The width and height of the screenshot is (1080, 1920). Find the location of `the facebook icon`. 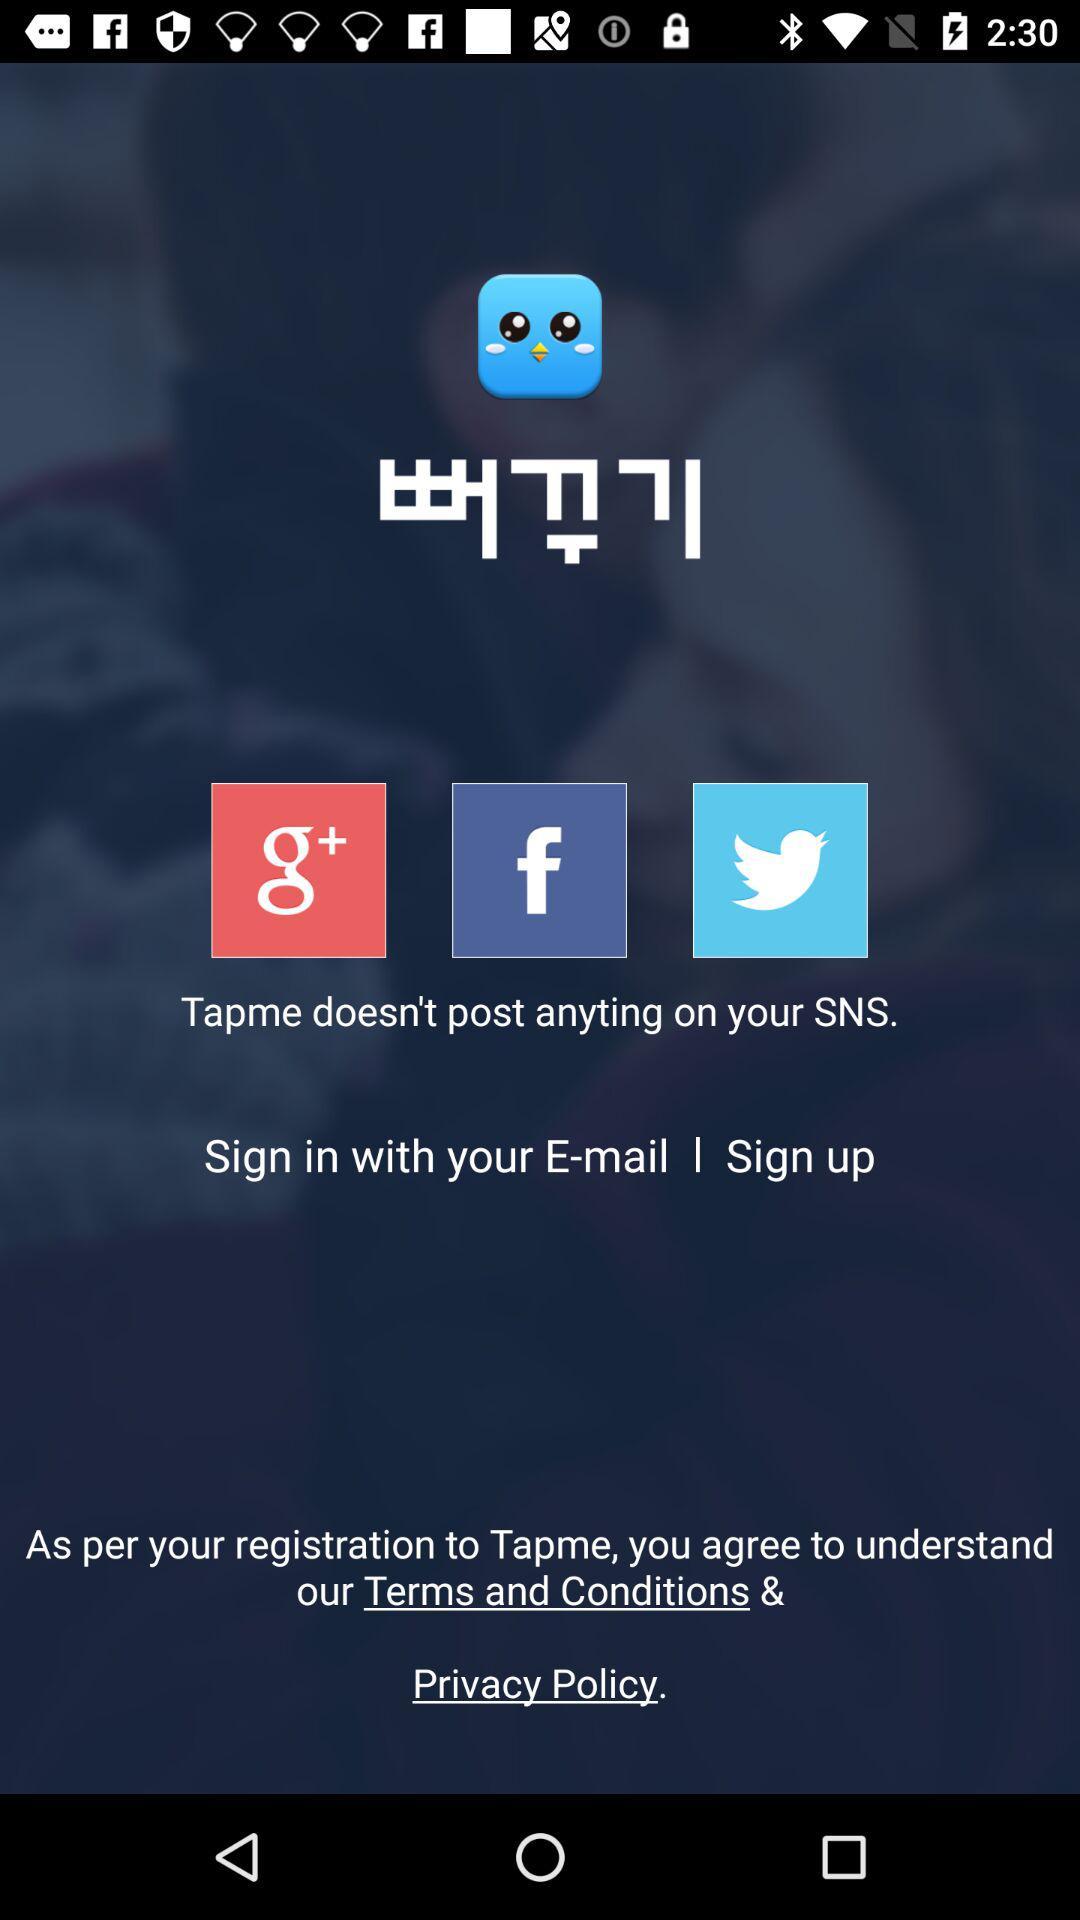

the facebook icon is located at coordinates (538, 870).